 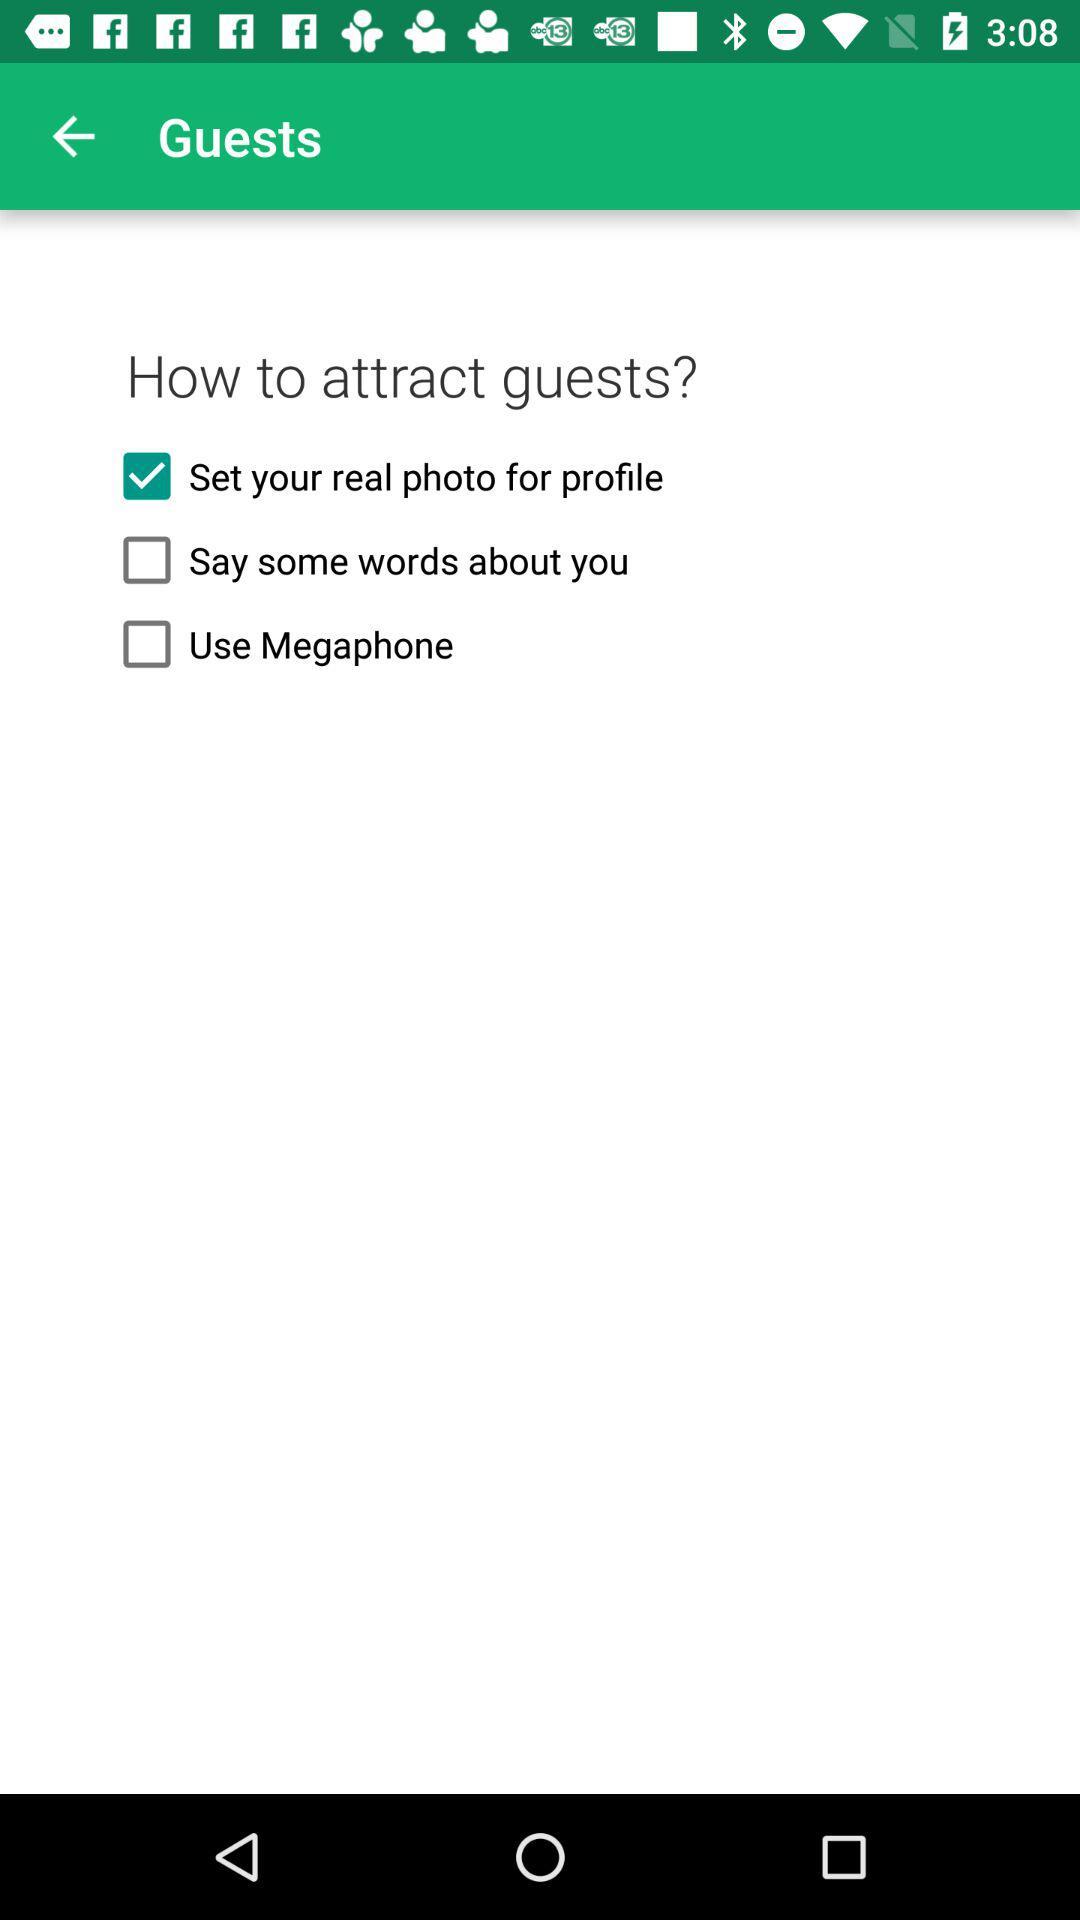 I want to click on item below set your real, so click(x=540, y=560).